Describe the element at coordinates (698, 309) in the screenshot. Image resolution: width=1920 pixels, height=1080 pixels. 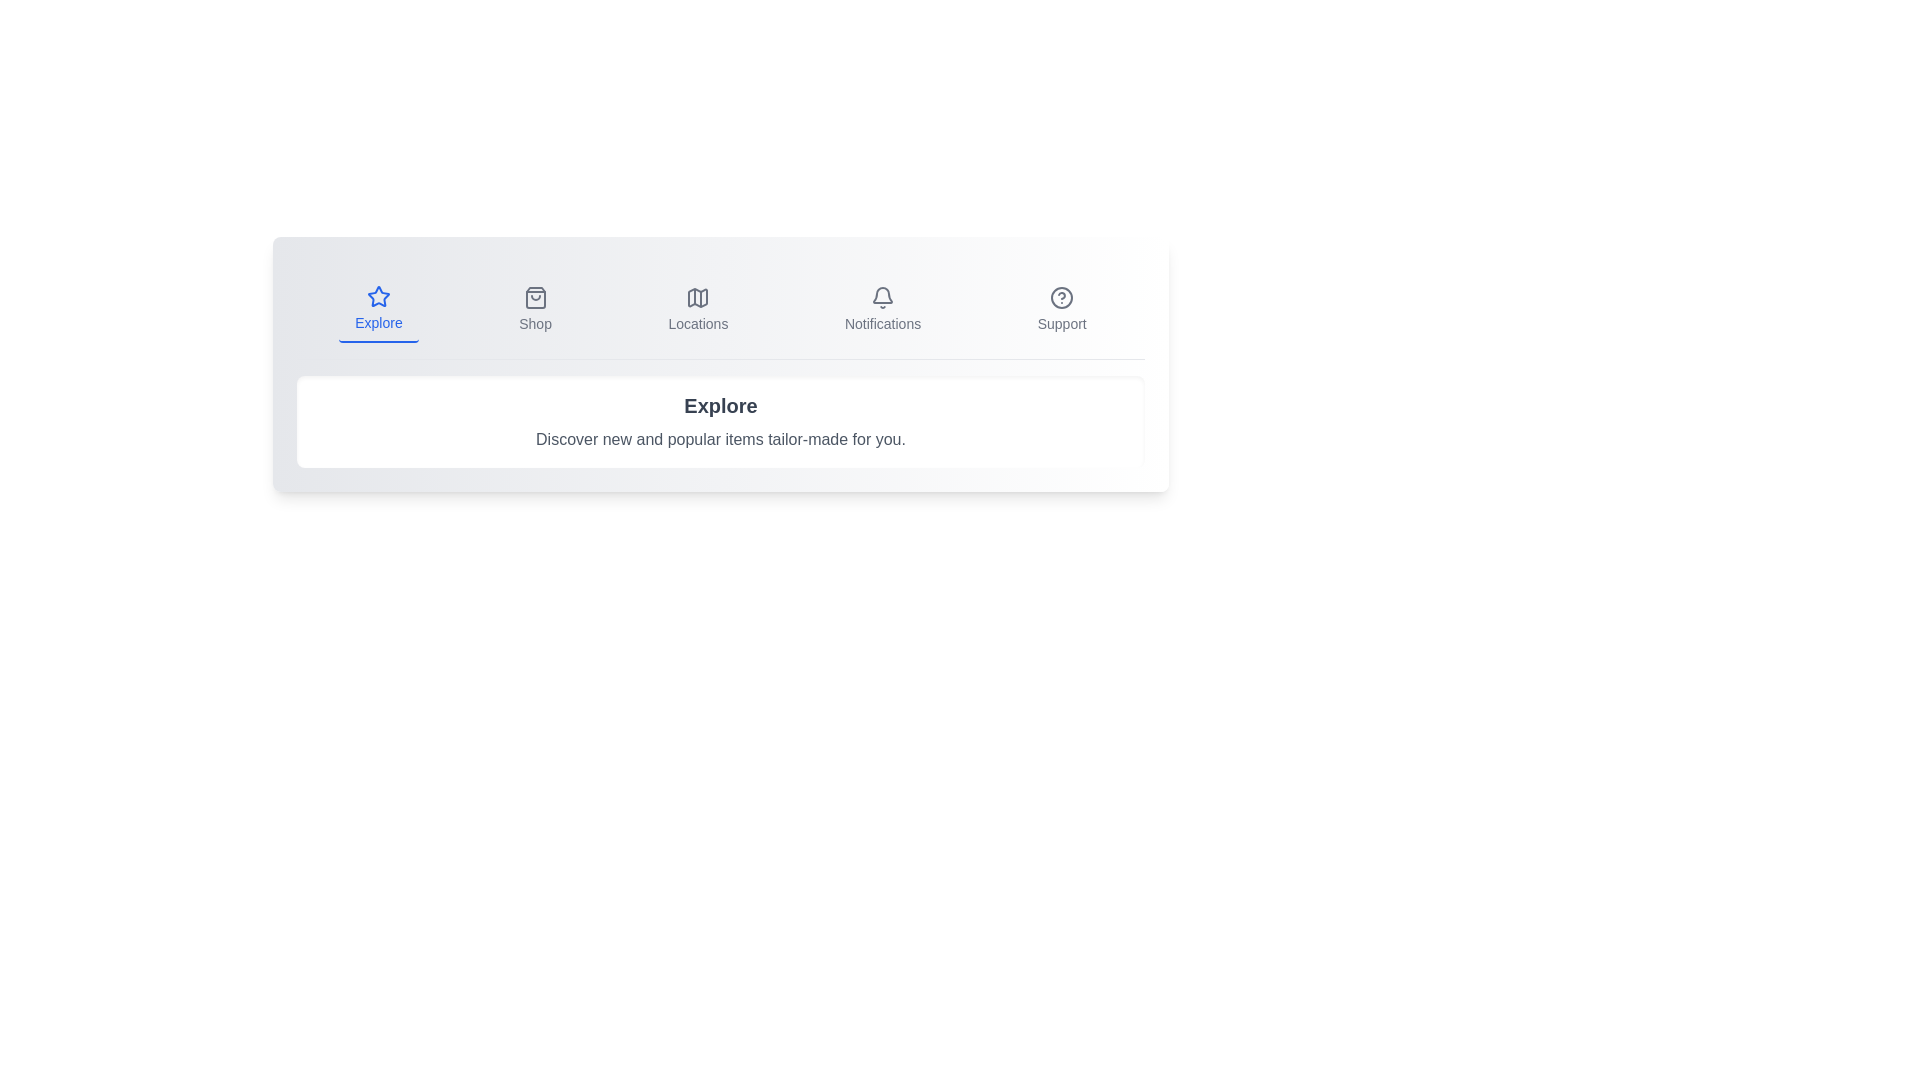
I see `the 'Locations' button in the navigation bar, which is the third item between 'Shop' and 'Notifications'` at that location.